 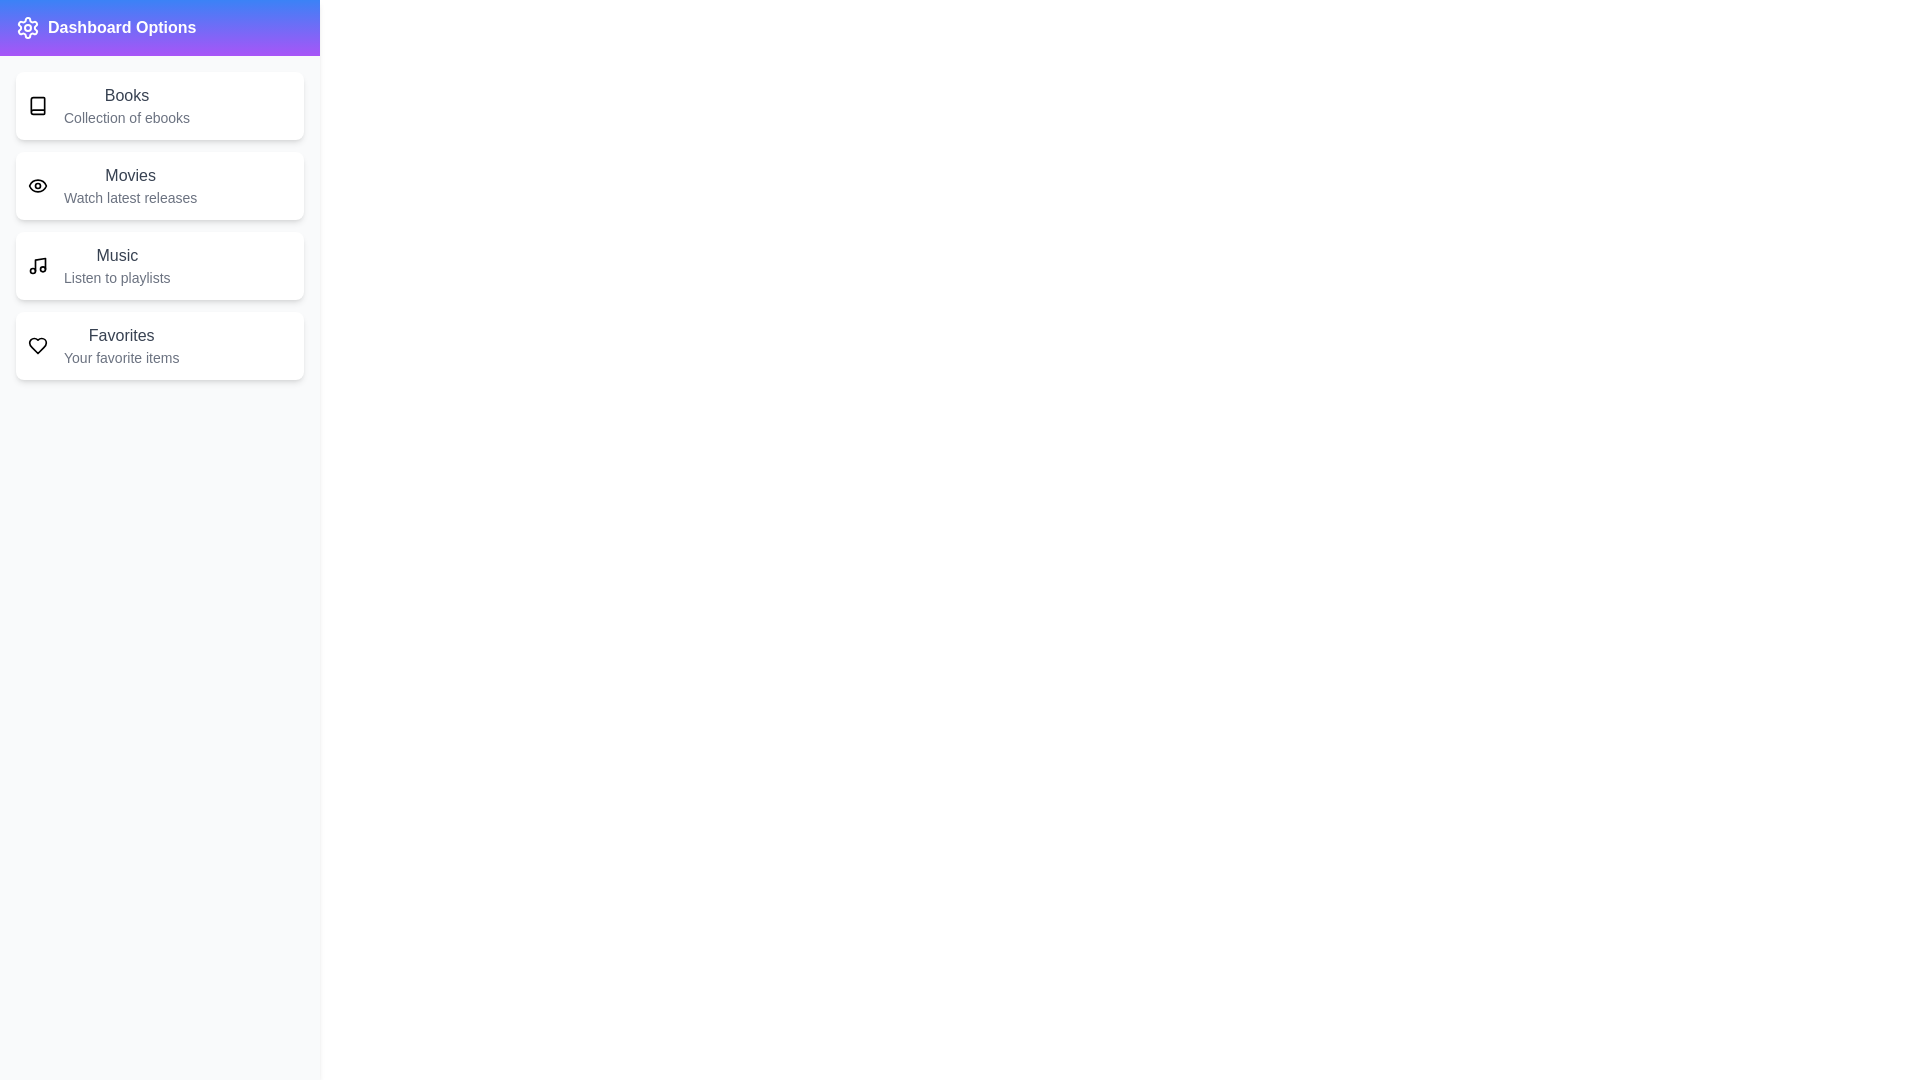 What do you see at coordinates (158, 105) in the screenshot?
I see `the menu item labeled 'Books' to observe its hover effect` at bounding box center [158, 105].